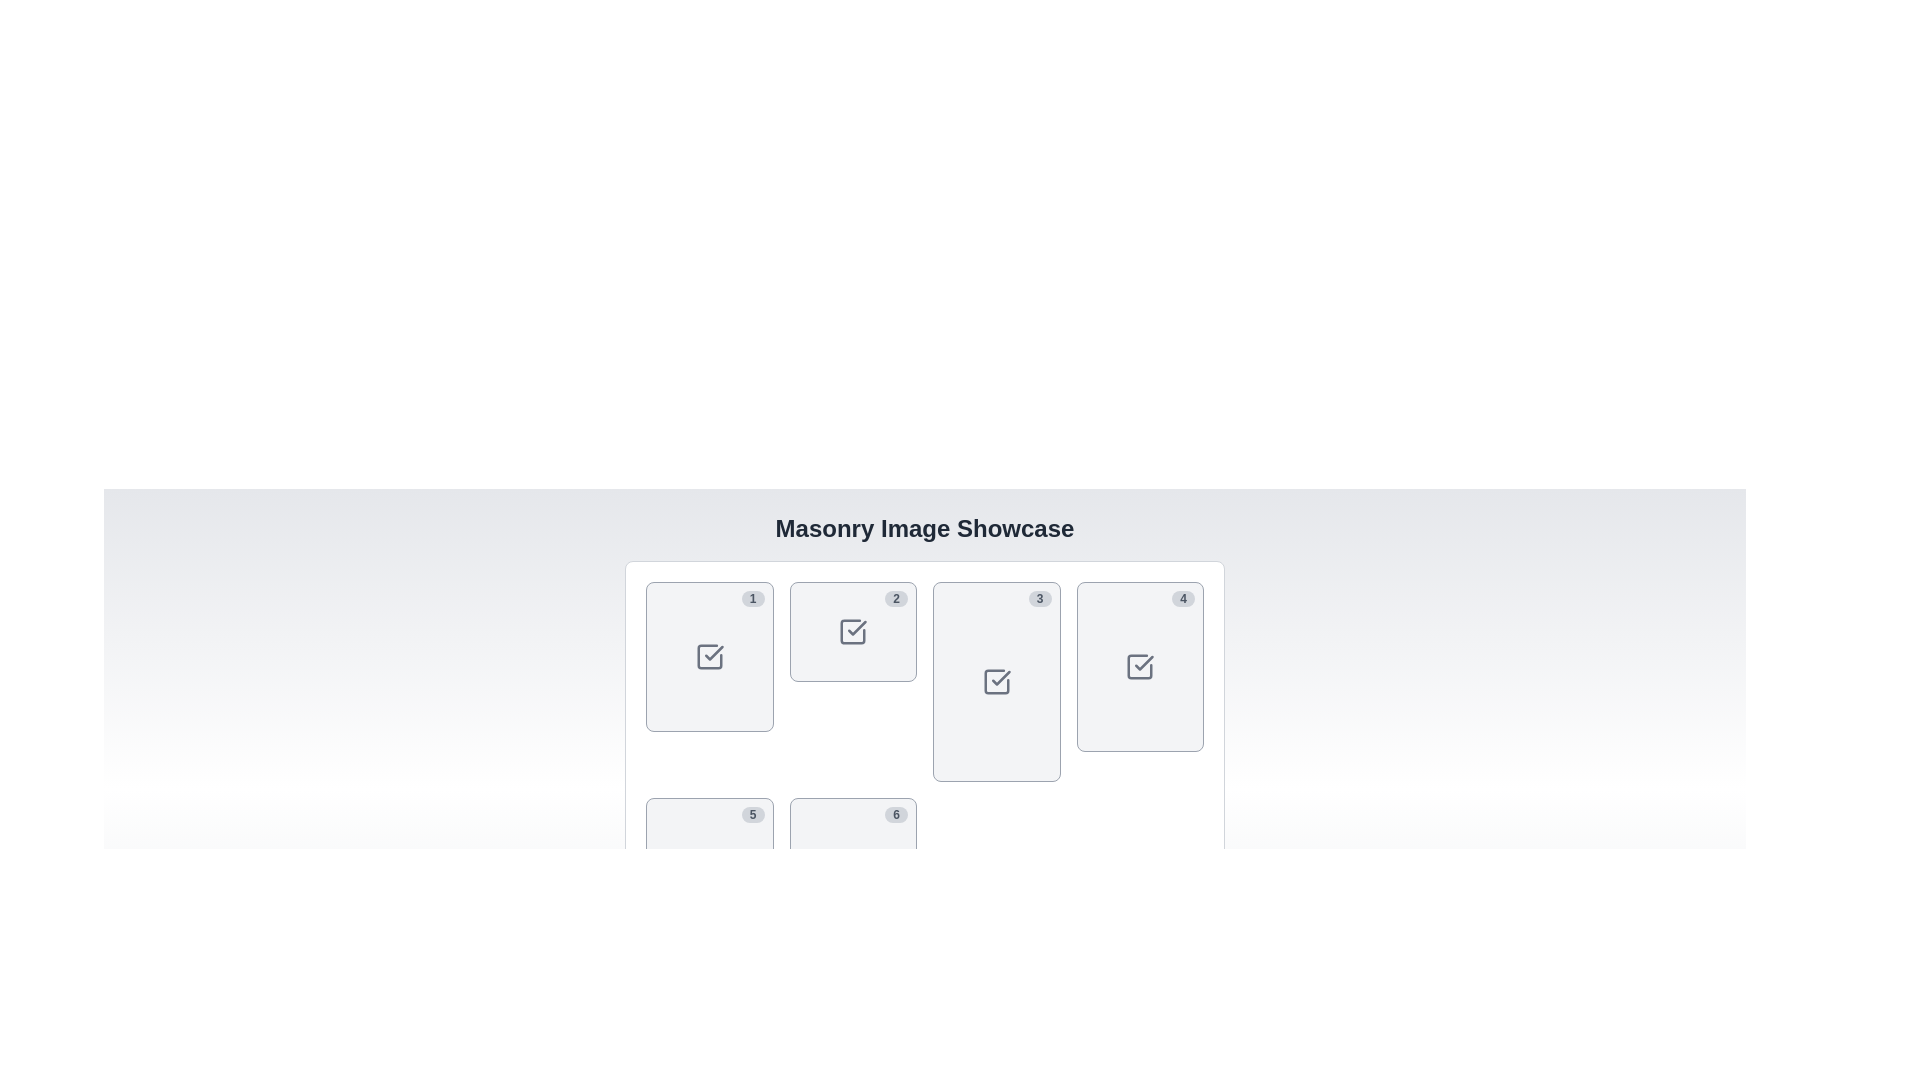  What do you see at coordinates (924, 527) in the screenshot?
I see `the Text label or heading that serves as the title for the masonry-style image showcase, located at the top of the content area above the grid layout of image cards` at bounding box center [924, 527].